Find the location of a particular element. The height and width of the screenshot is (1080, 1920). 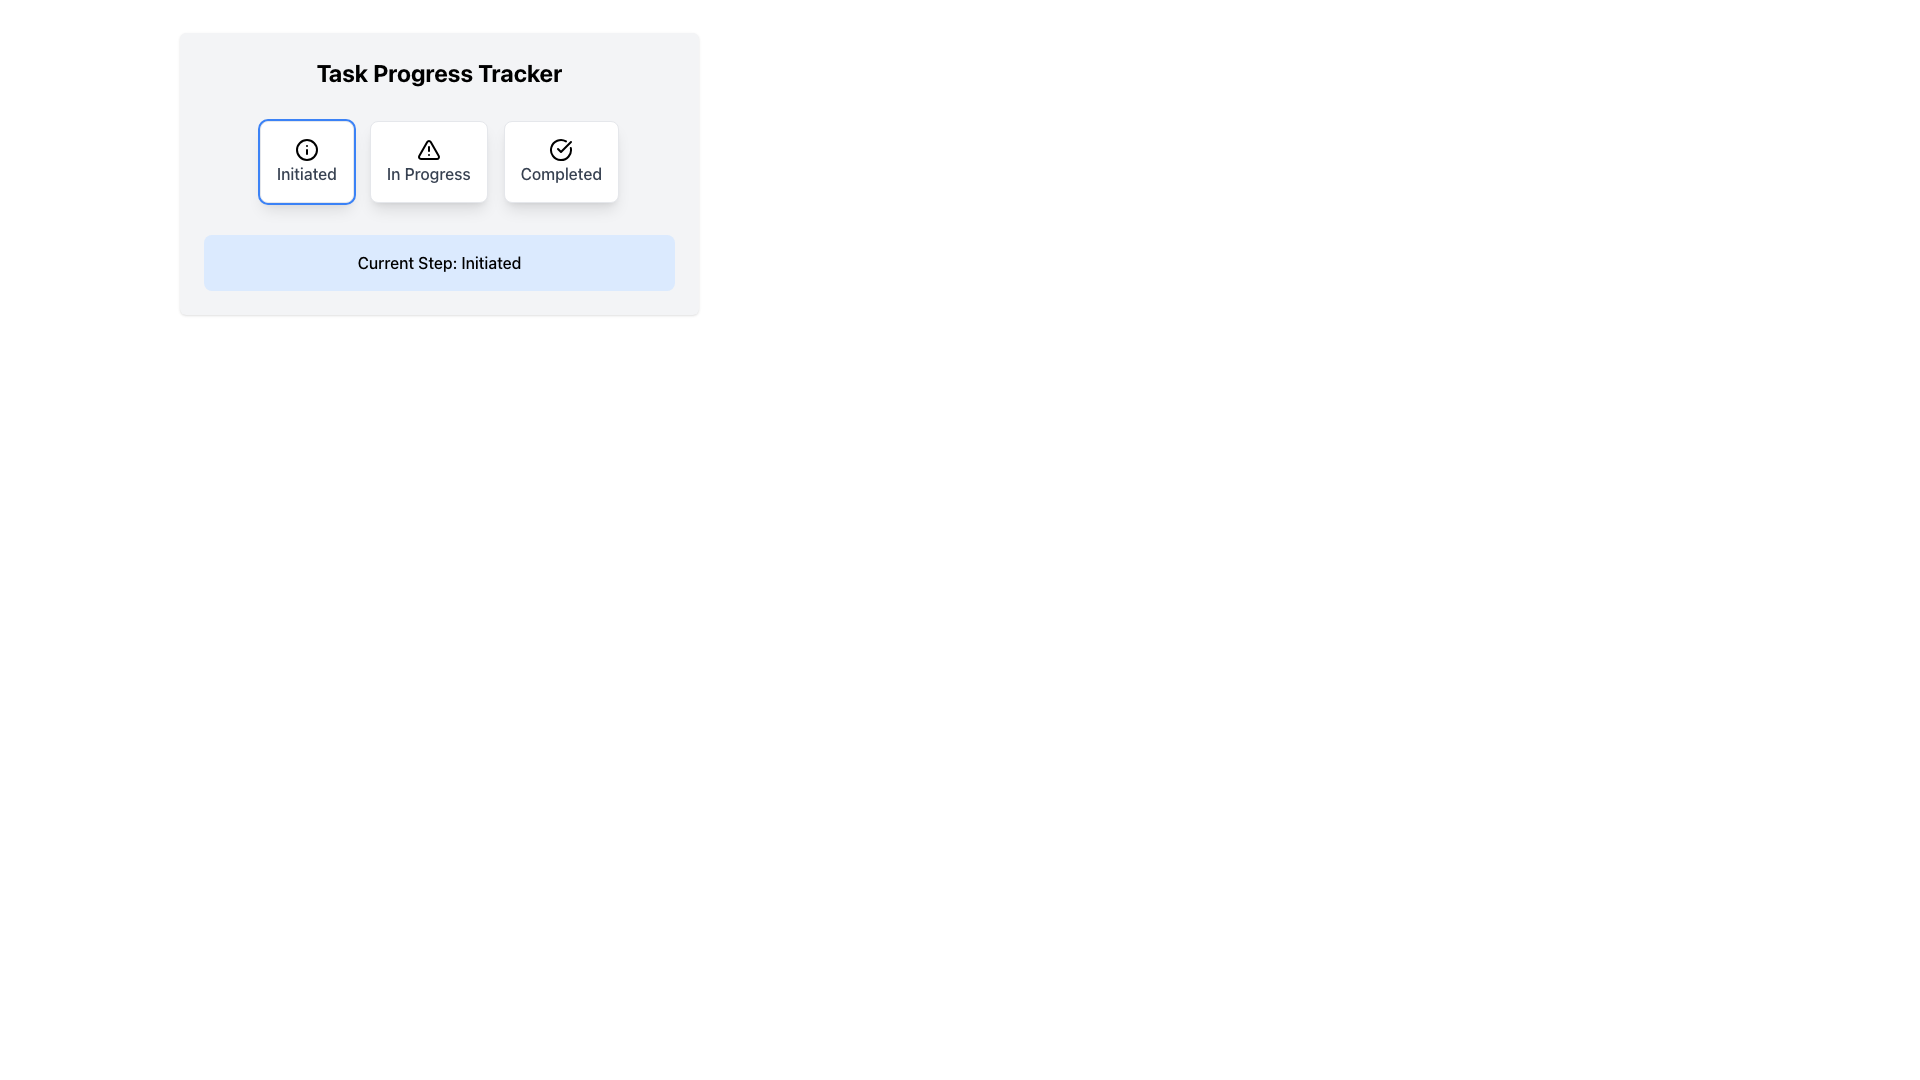

the circular SVG graphic element that is part of the 'Initiated' button in the task progress tracker is located at coordinates (306, 149).